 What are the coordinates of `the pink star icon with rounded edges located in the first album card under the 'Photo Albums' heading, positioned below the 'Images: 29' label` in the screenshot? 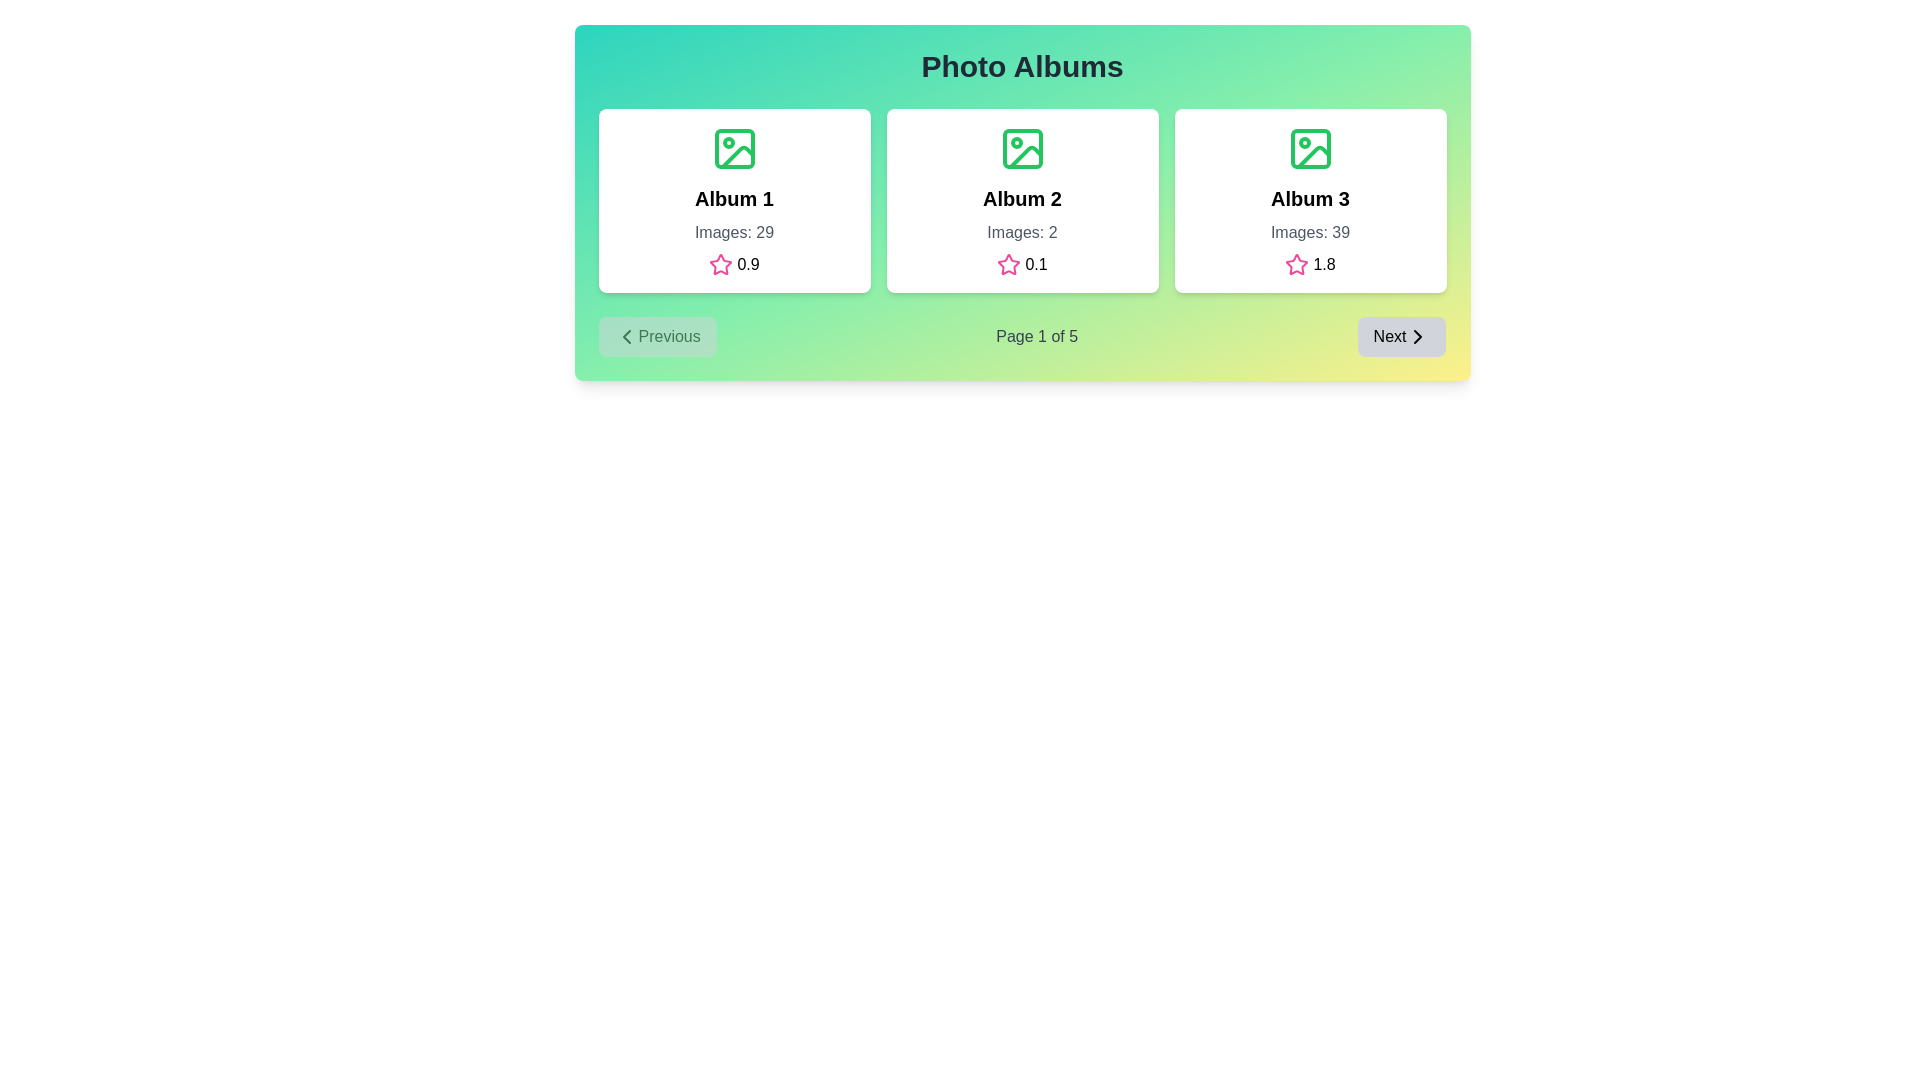 It's located at (720, 264).